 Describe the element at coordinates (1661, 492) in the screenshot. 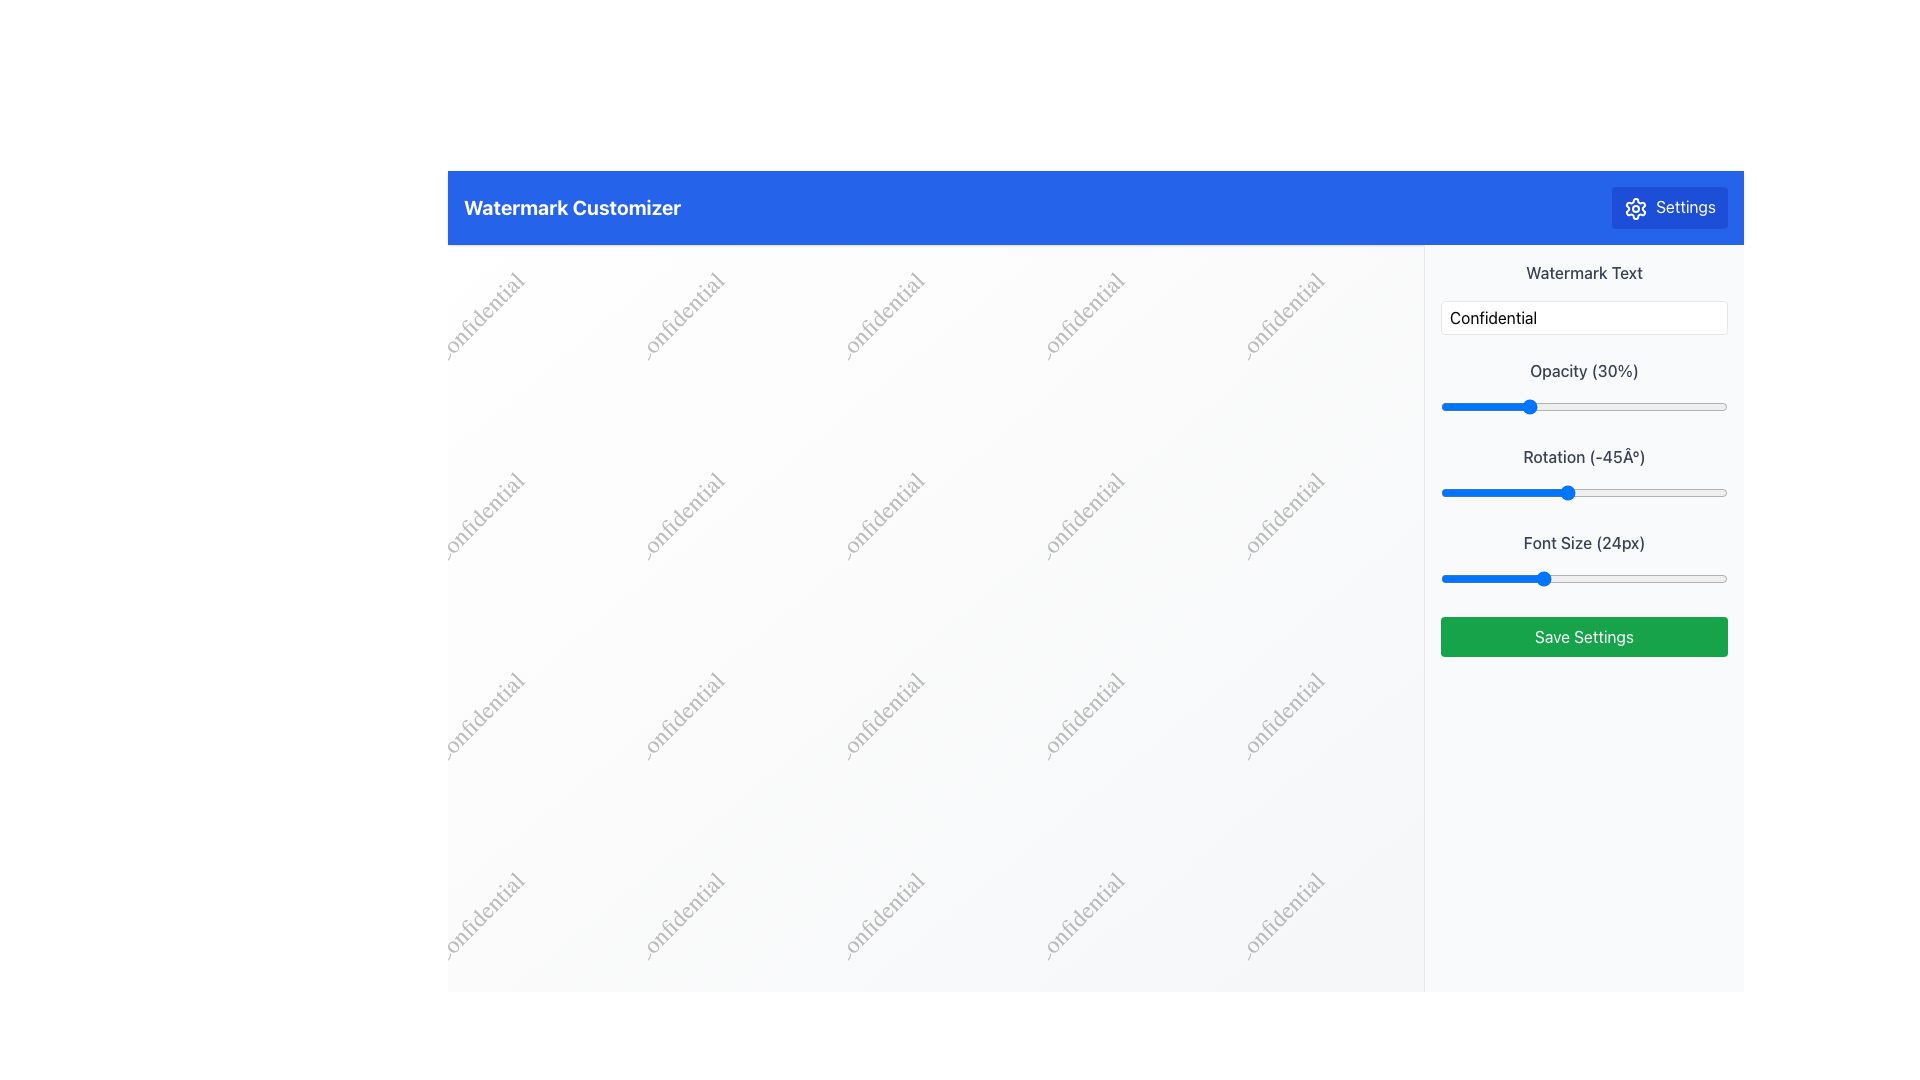

I see `rotation` at that location.